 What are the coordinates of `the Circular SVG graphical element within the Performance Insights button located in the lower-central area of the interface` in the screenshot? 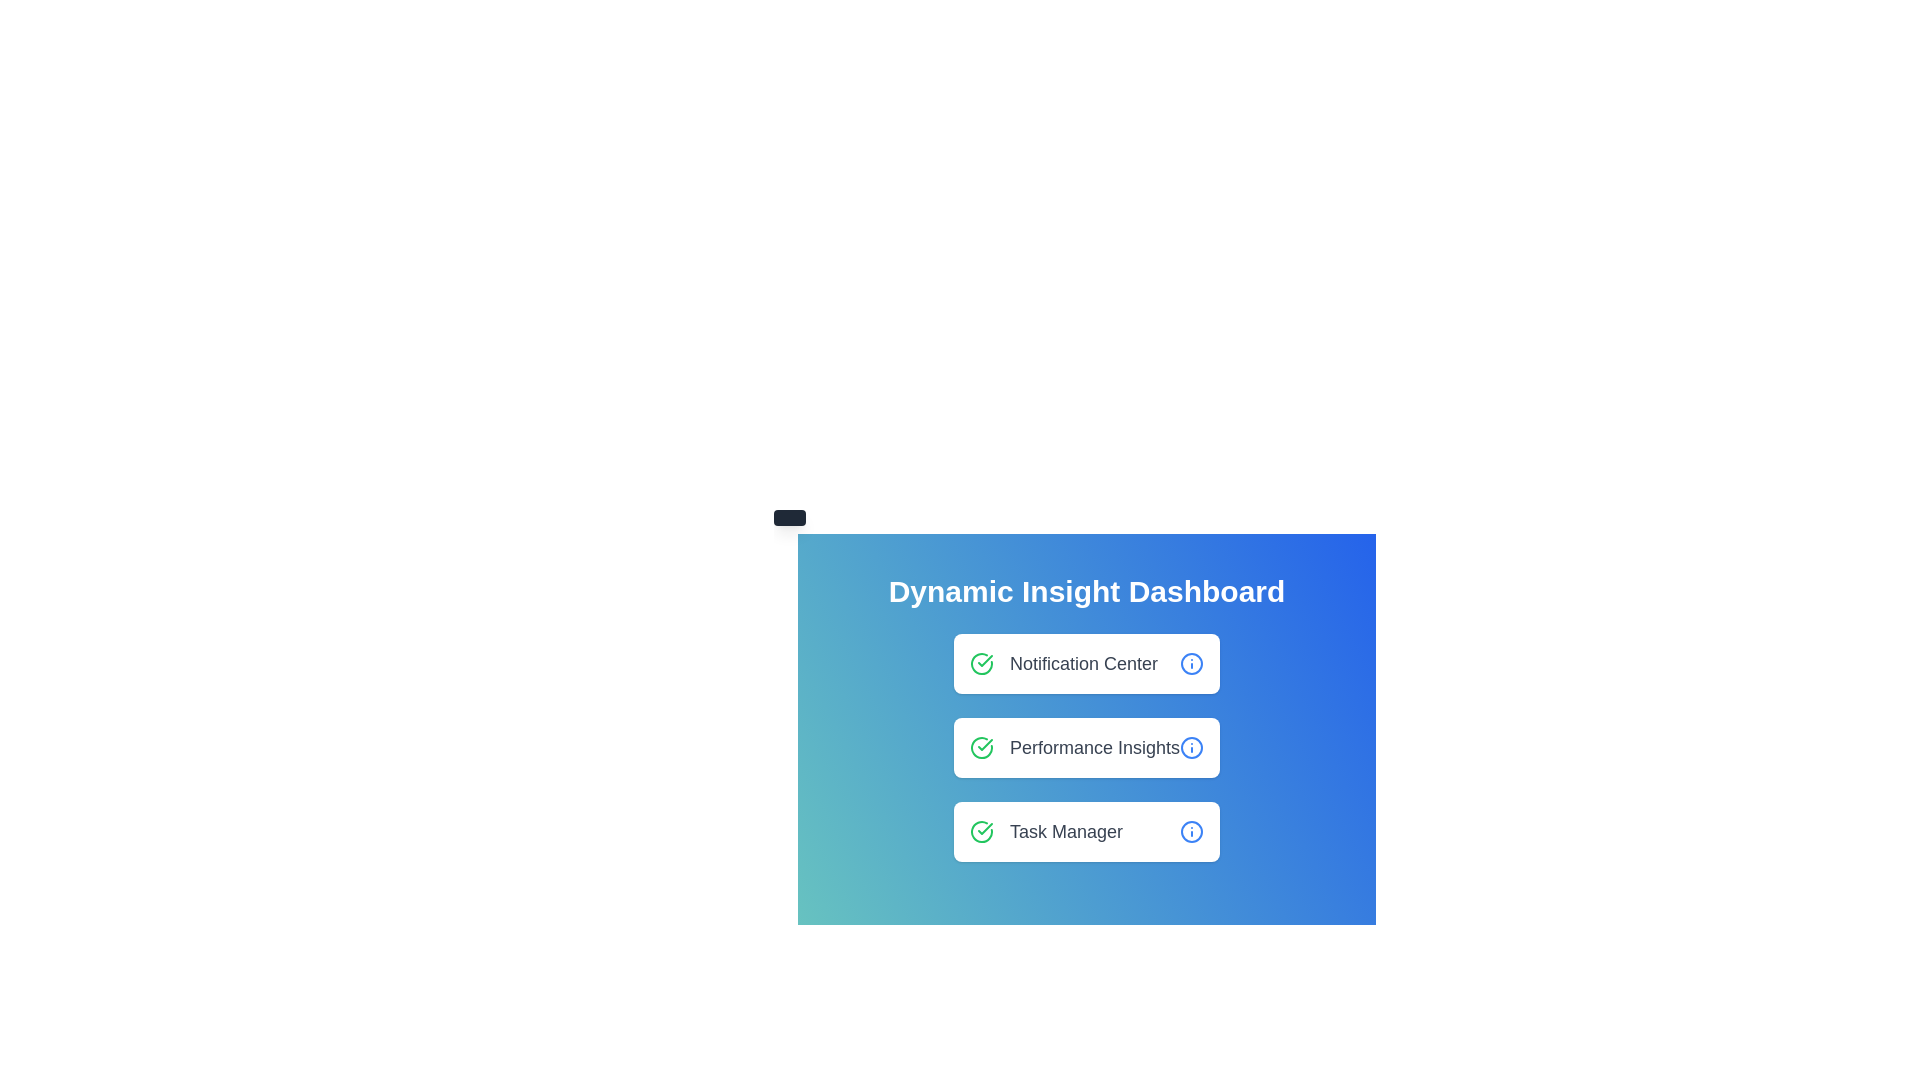 It's located at (1191, 663).